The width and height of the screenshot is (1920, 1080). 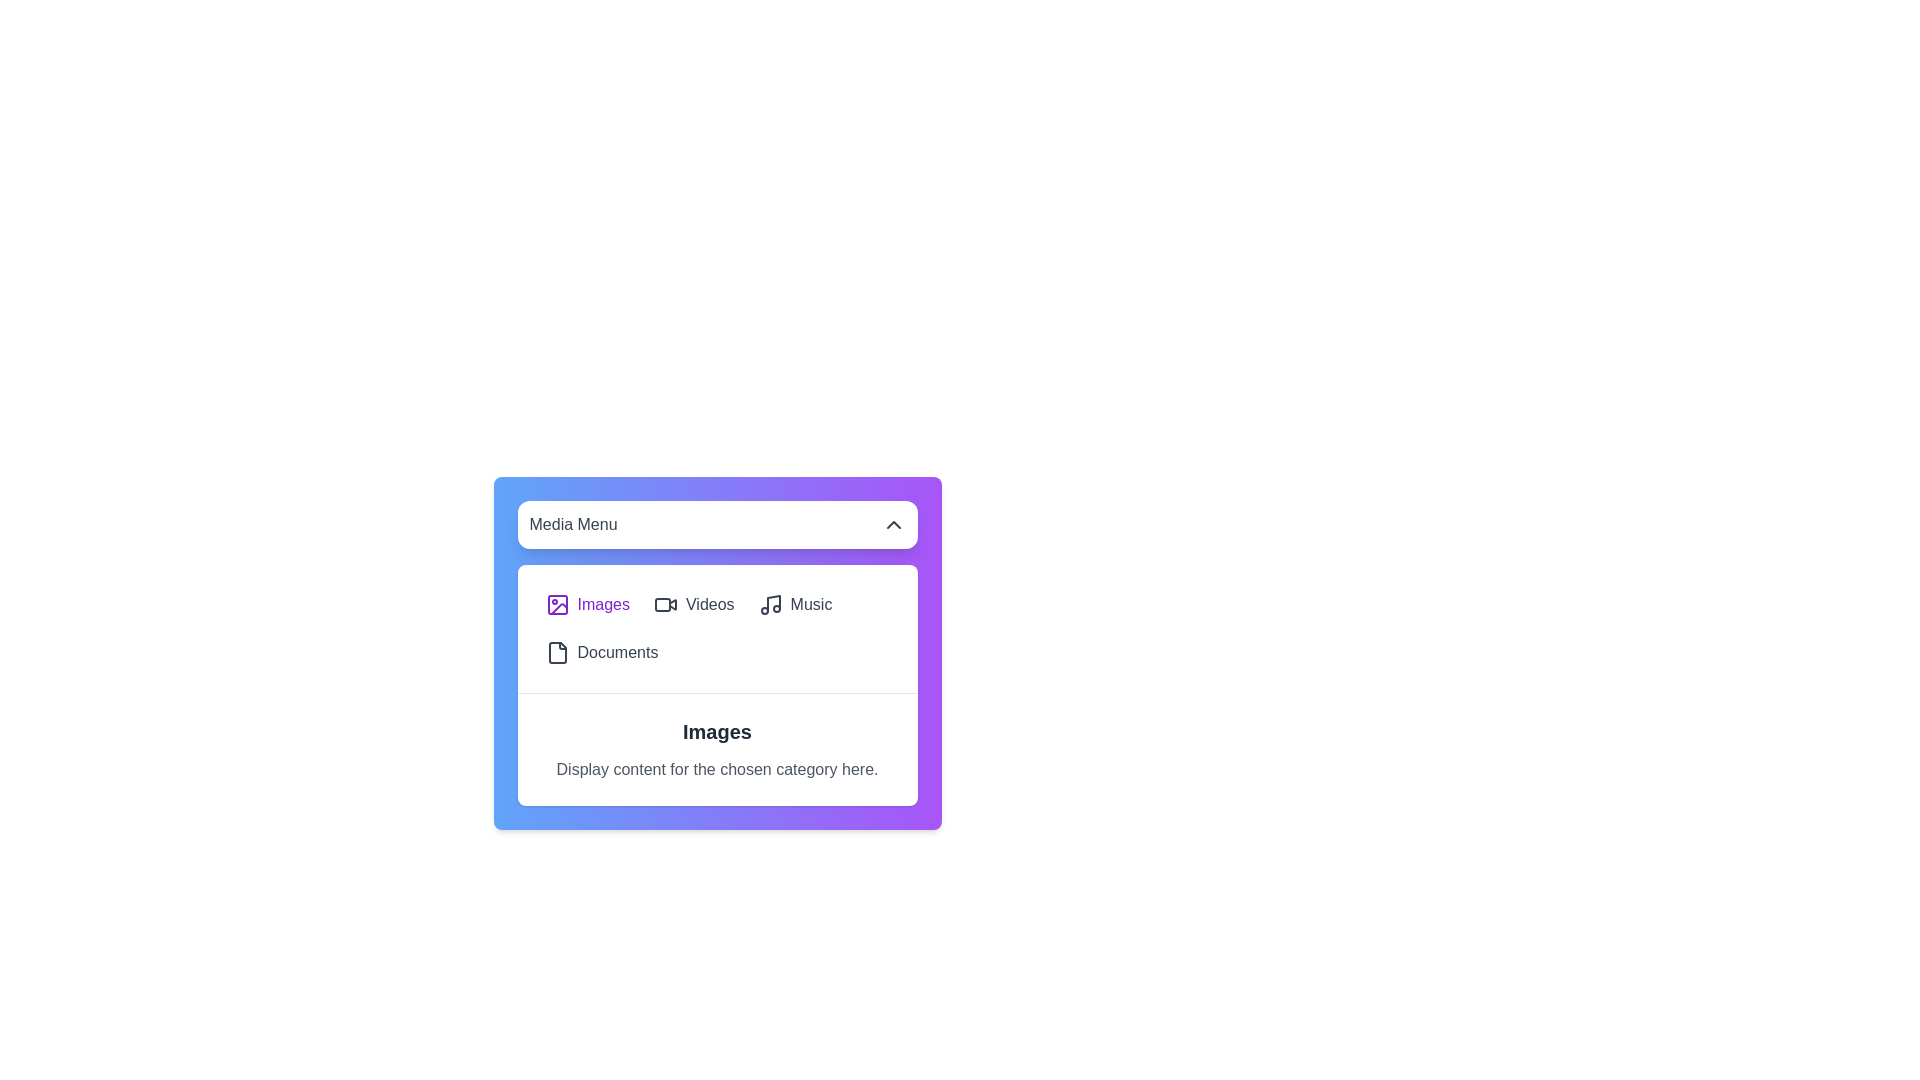 I want to click on the upward-pointing chevron icon at the top-right corner of the 'Media Menu' header, so click(x=892, y=523).